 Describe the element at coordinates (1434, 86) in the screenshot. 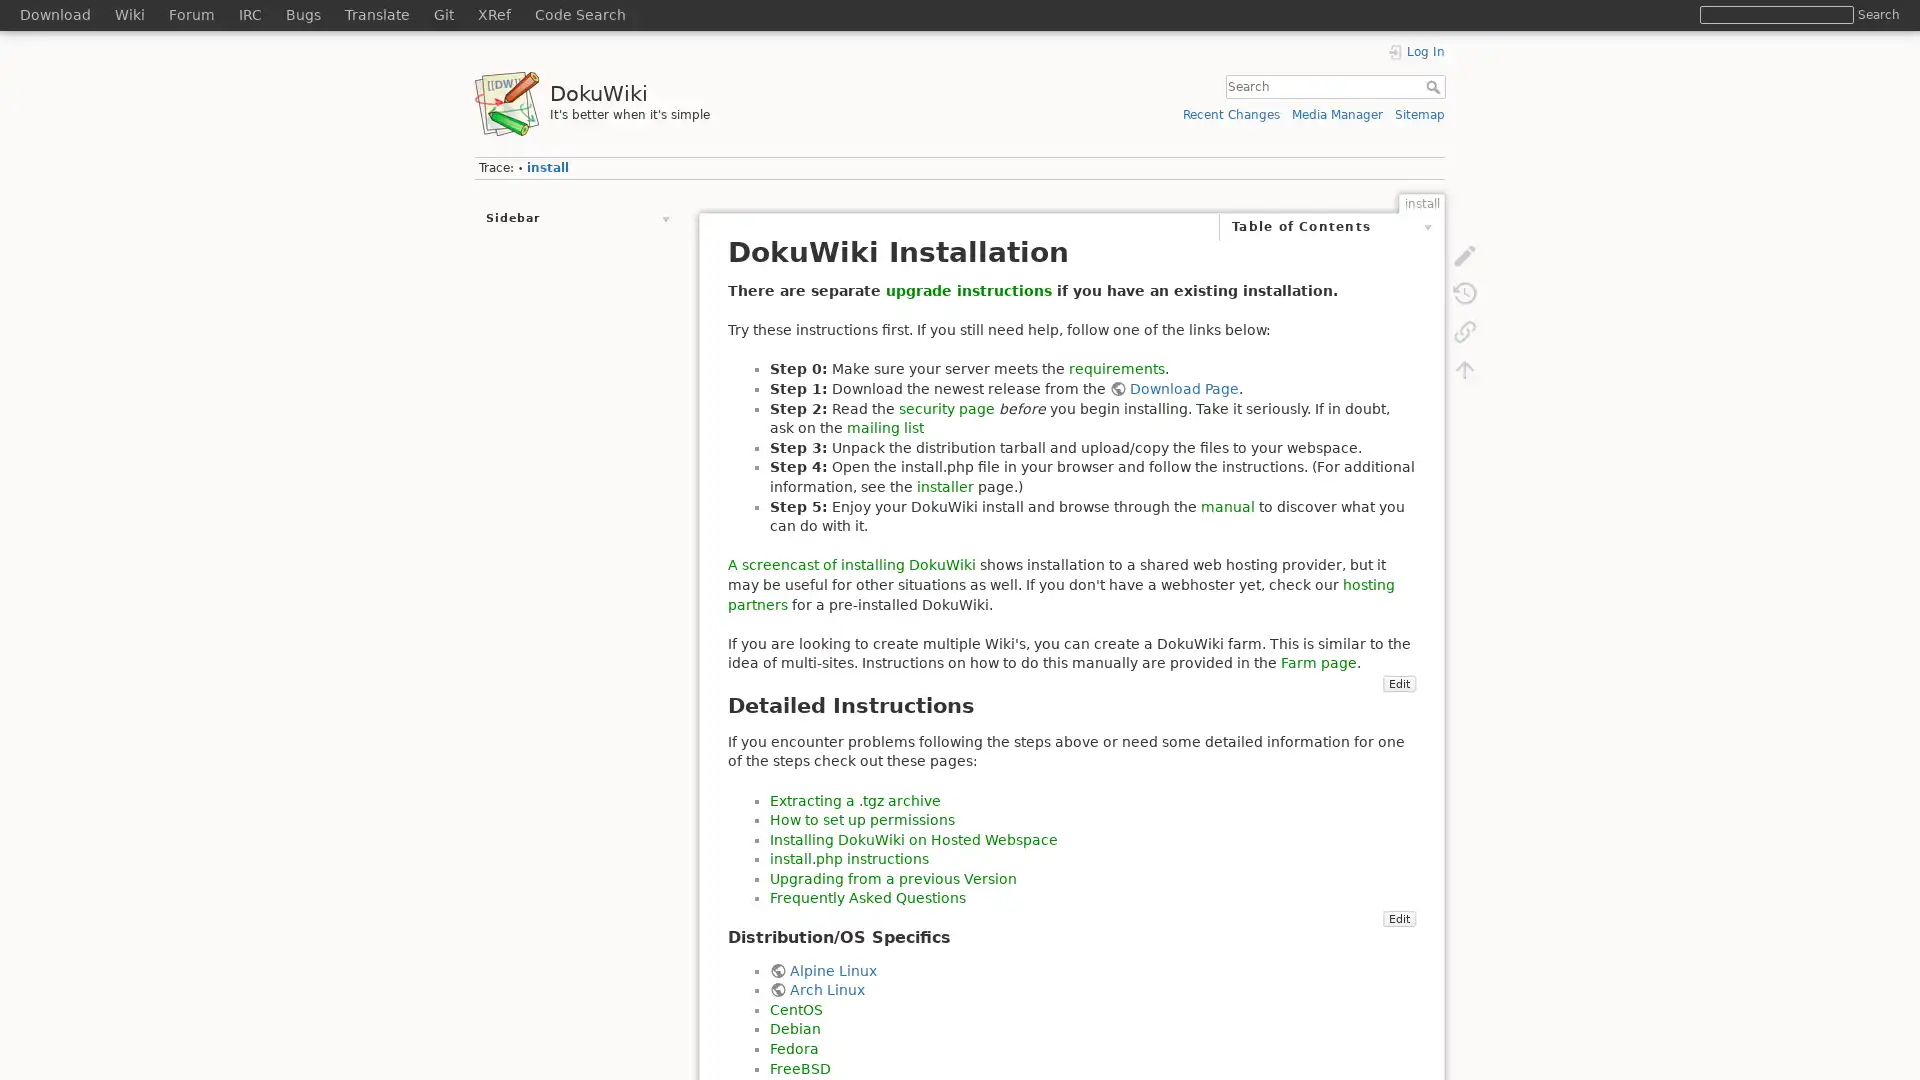

I see `Search` at that location.